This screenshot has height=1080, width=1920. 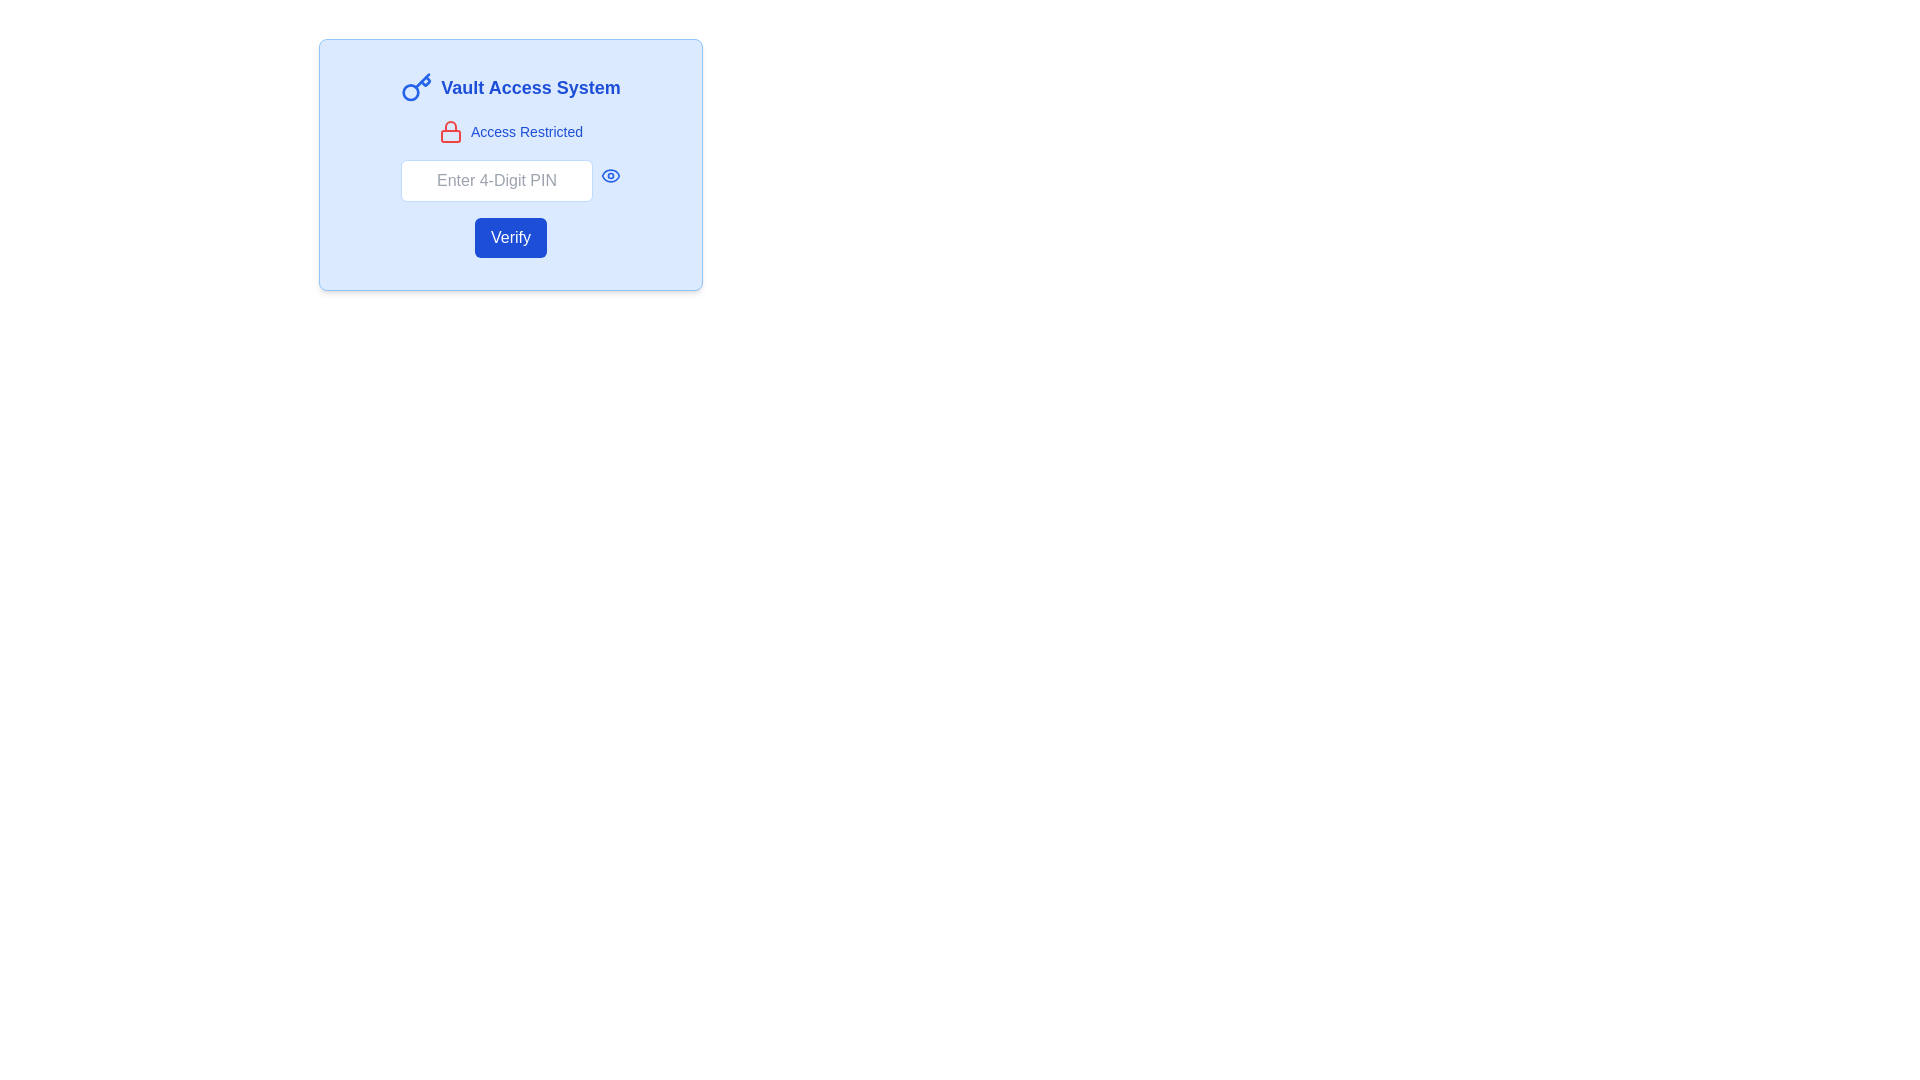 What do you see at coordinates (527, 131) in the screenshot?
I see `the text label displaying 'Access Restricted' in blue, which is adjacent to the 'Vault Access System' title and above the input field` at bounding box center [527, 131].